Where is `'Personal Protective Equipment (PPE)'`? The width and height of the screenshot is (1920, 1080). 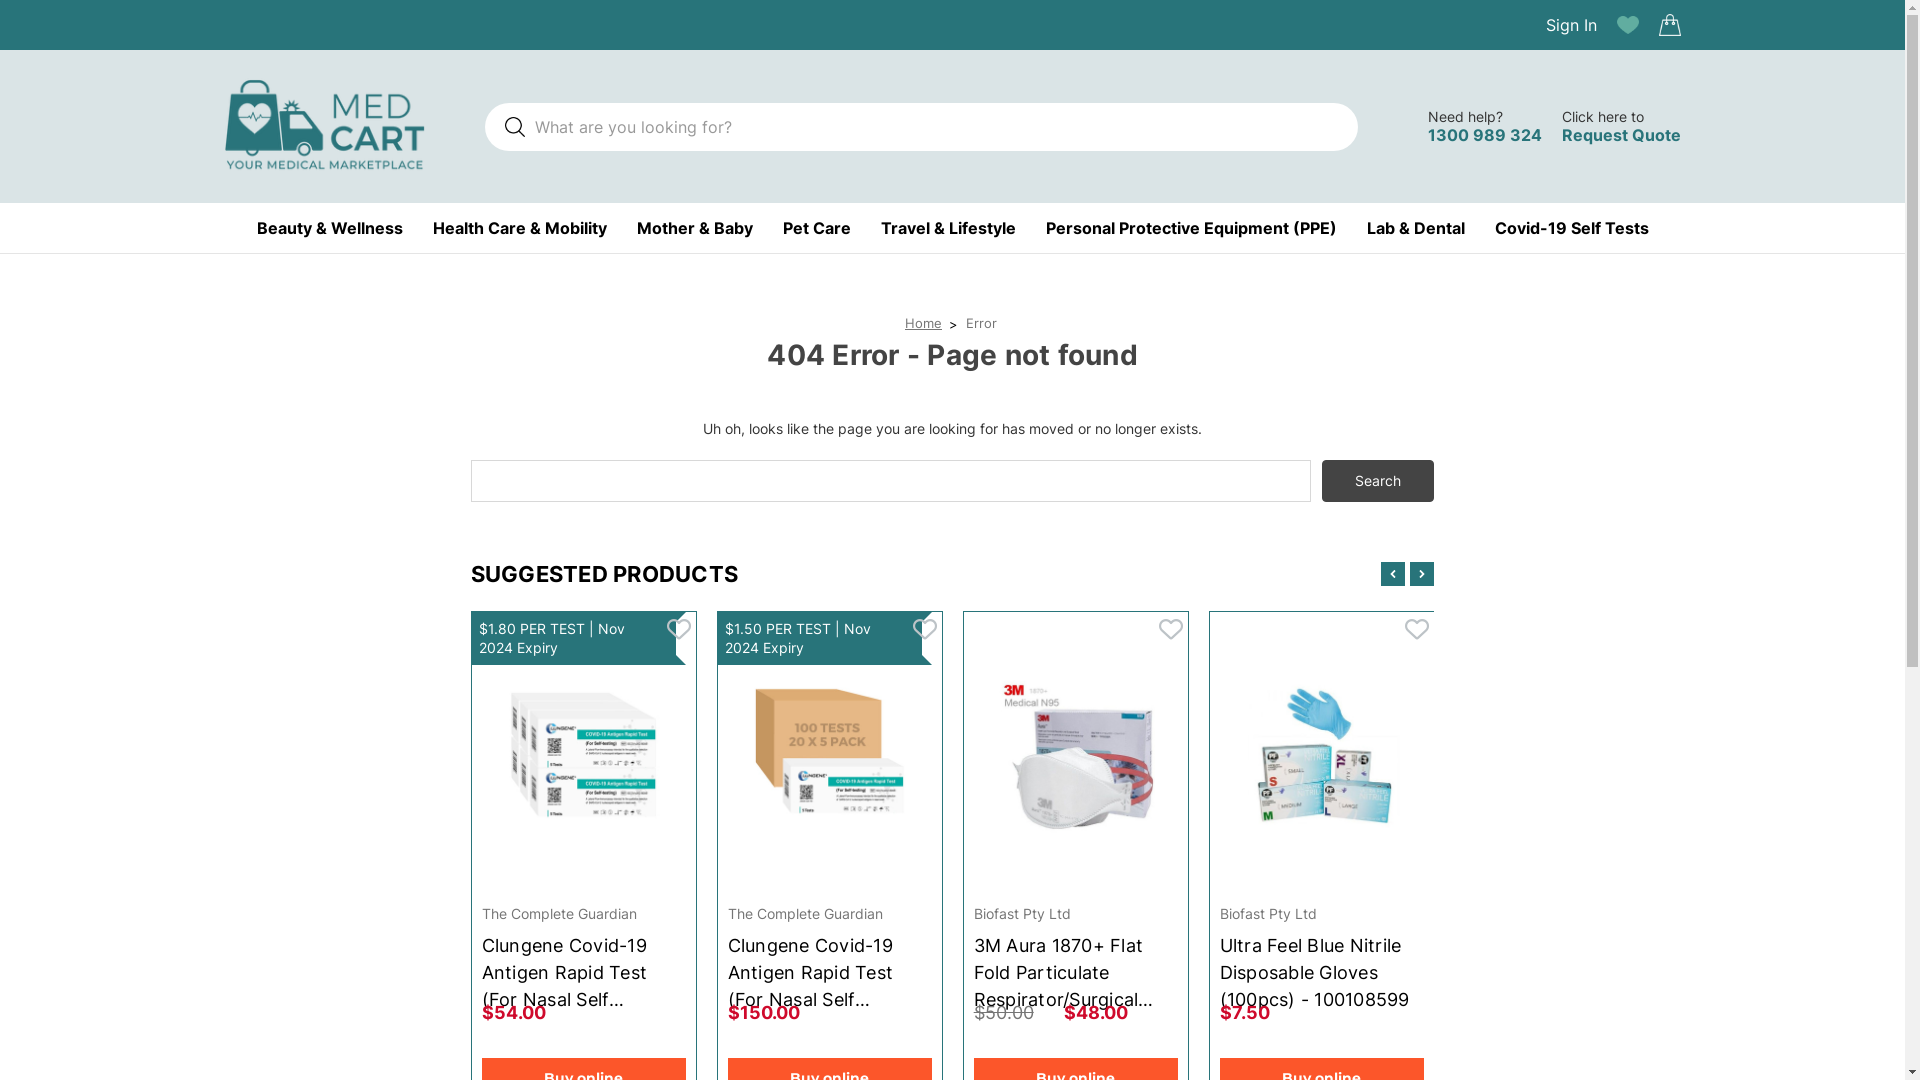
'Personal Protective Equipment (PPE)' is located at coordinates (1191, 226).